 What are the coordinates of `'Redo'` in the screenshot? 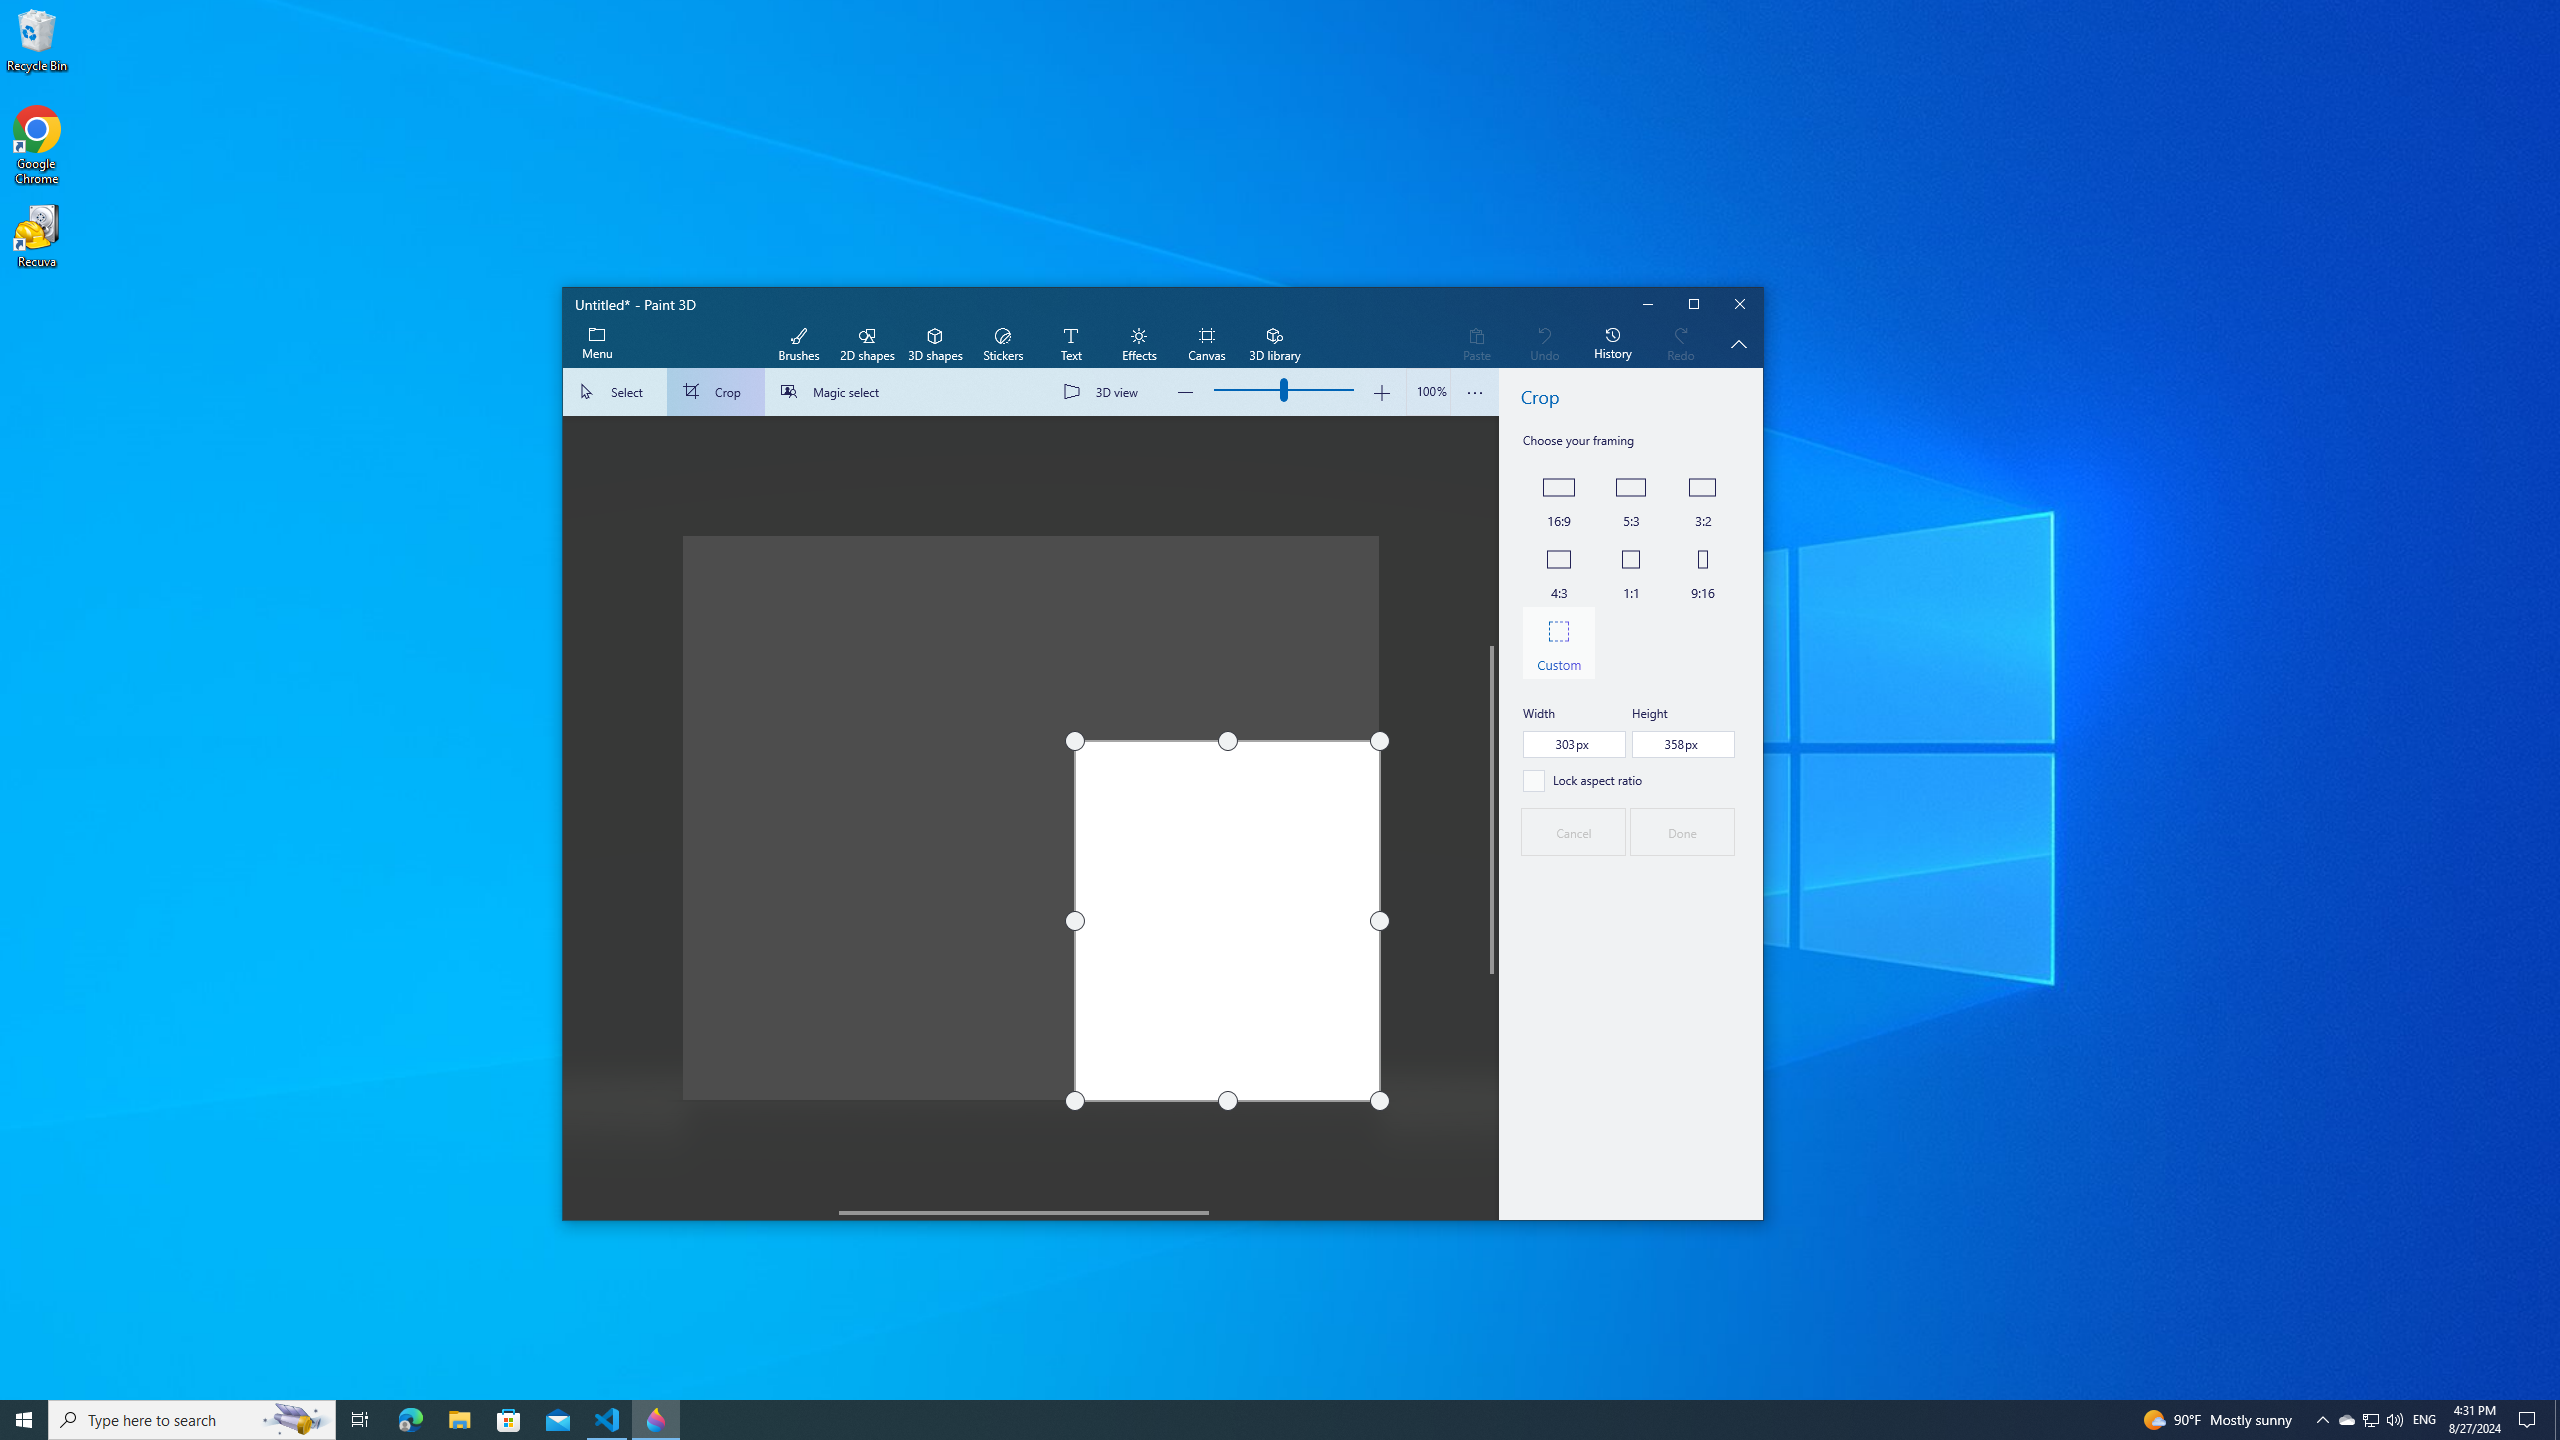 It's located at (1679, 344).